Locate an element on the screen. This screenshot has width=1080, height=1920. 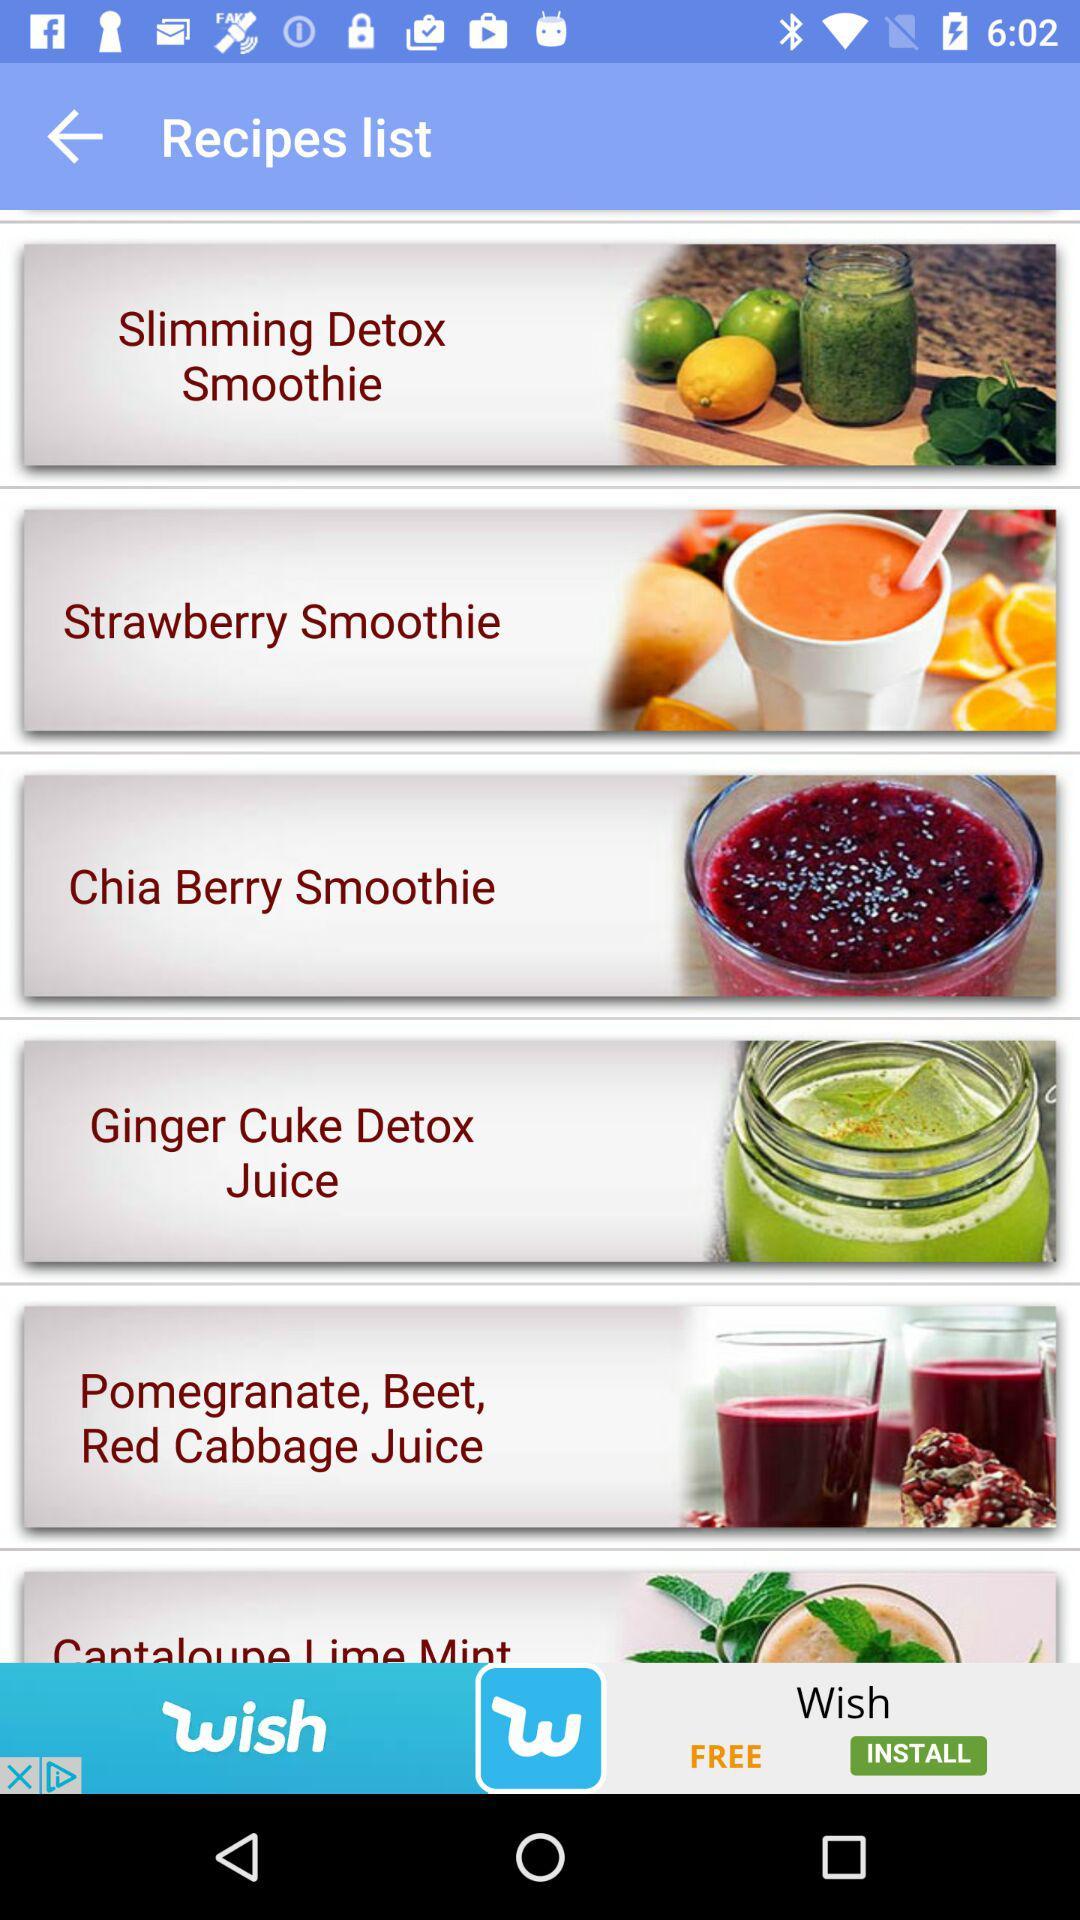
install wish is located at coordinates (540, 1727).